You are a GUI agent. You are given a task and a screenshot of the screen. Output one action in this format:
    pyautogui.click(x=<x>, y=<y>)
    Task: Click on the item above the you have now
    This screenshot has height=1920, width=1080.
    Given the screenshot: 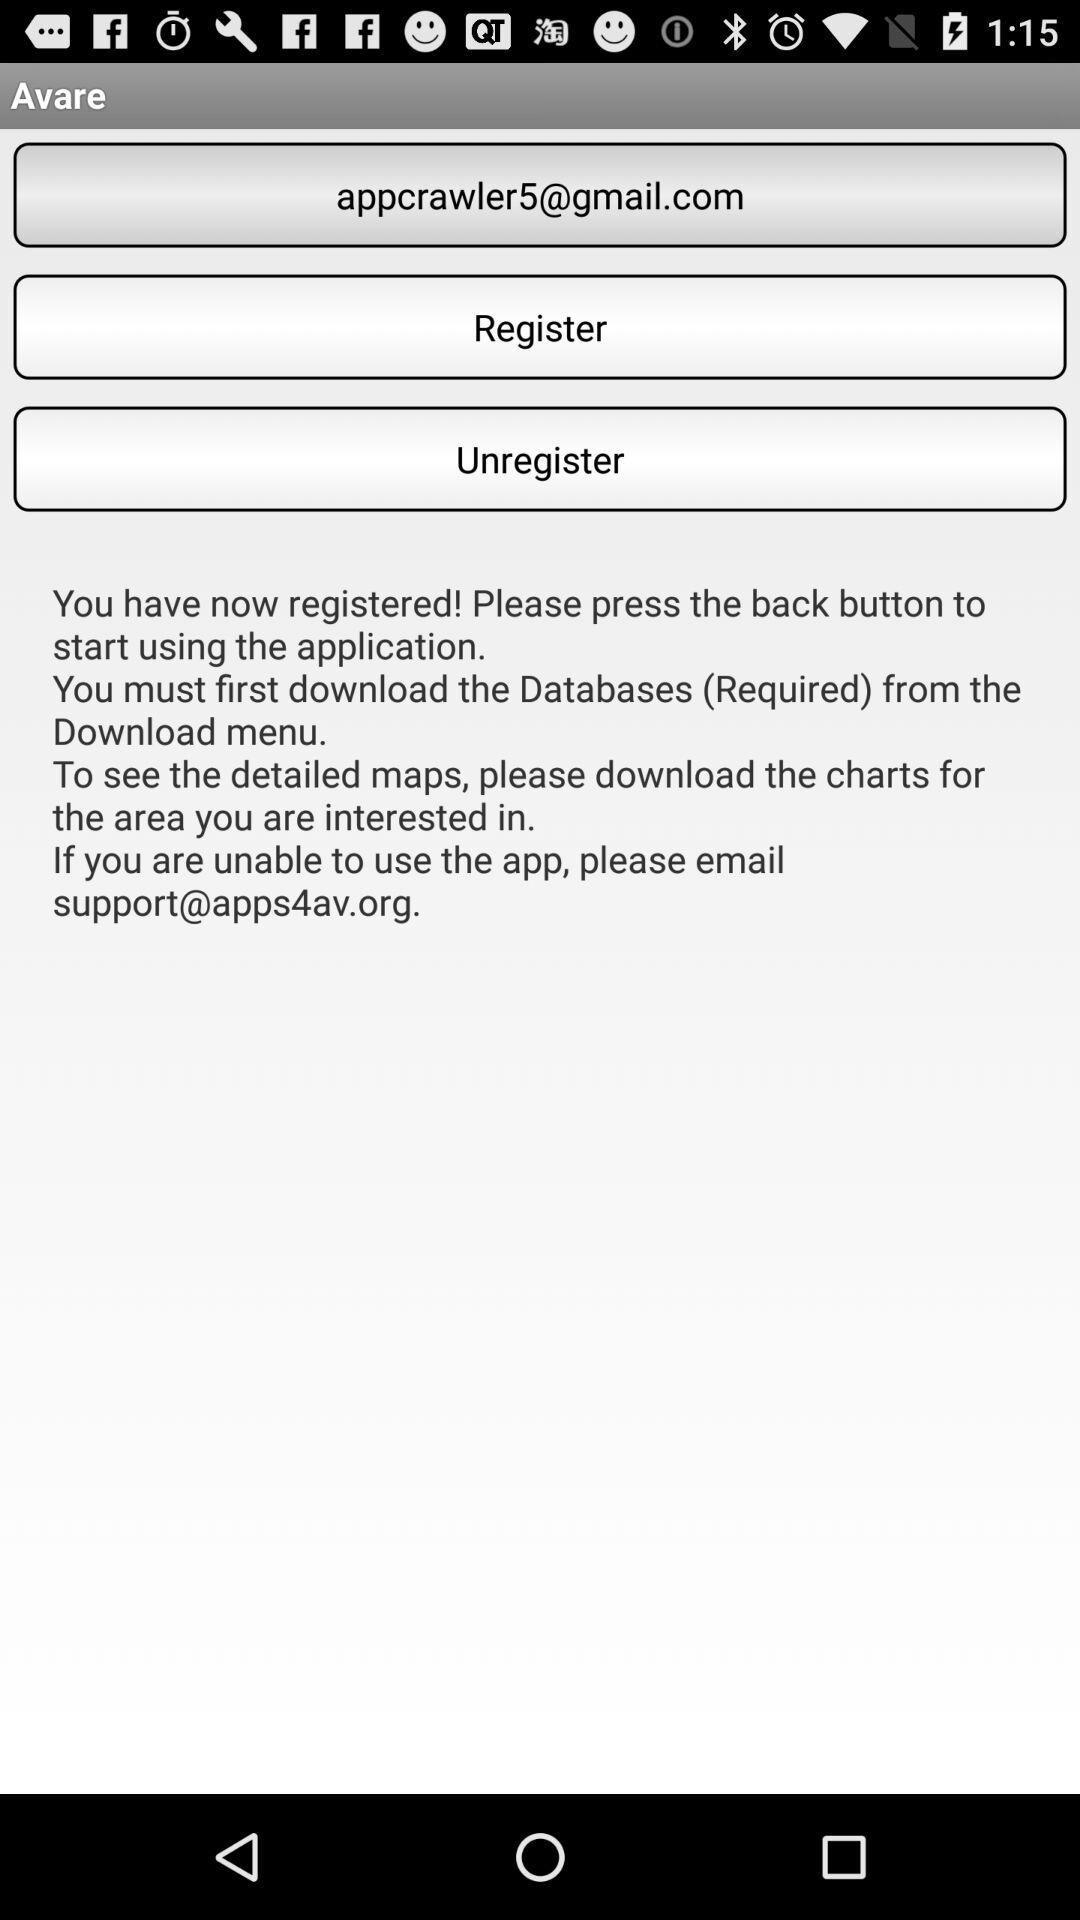 What is the action you would take?
    pyautogui.click(x=540, y=458)
    